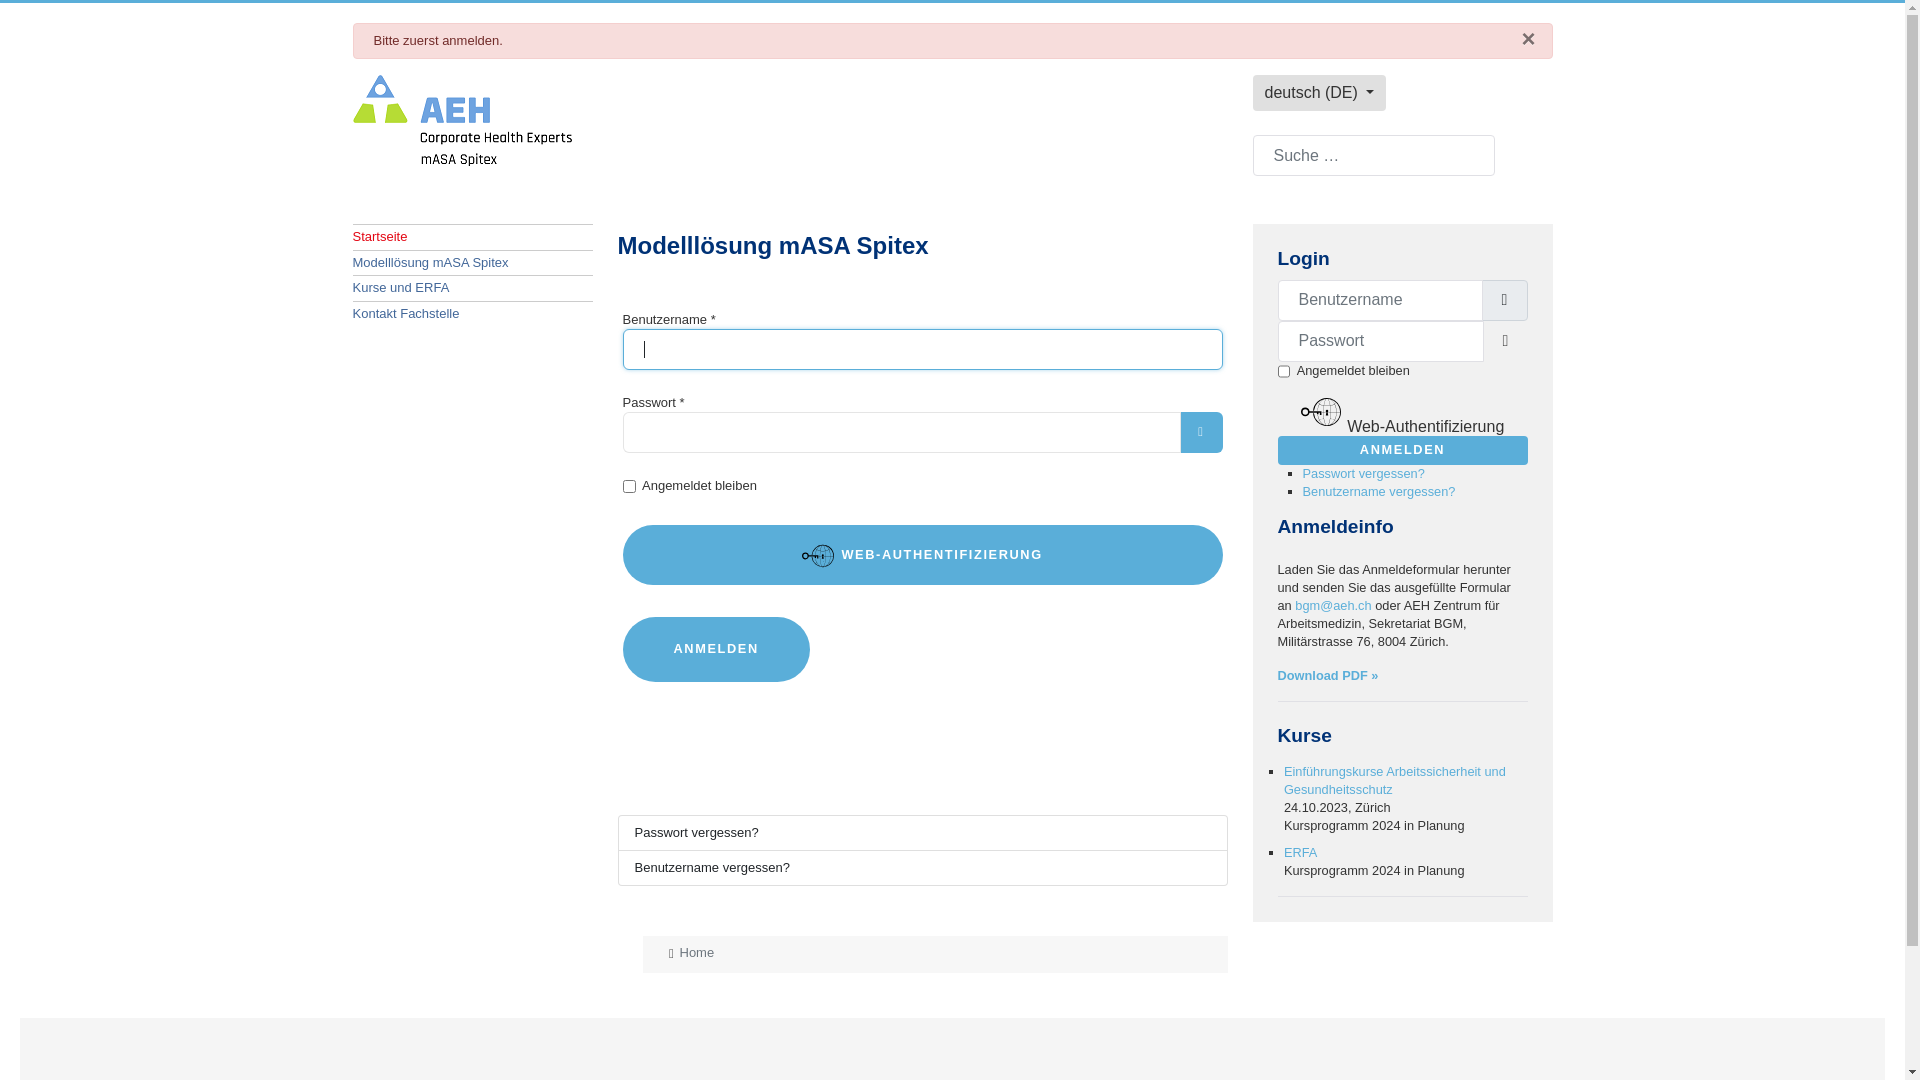  I want to click on 'PASSWORT ANZEIGEN', so click(1200, 431).